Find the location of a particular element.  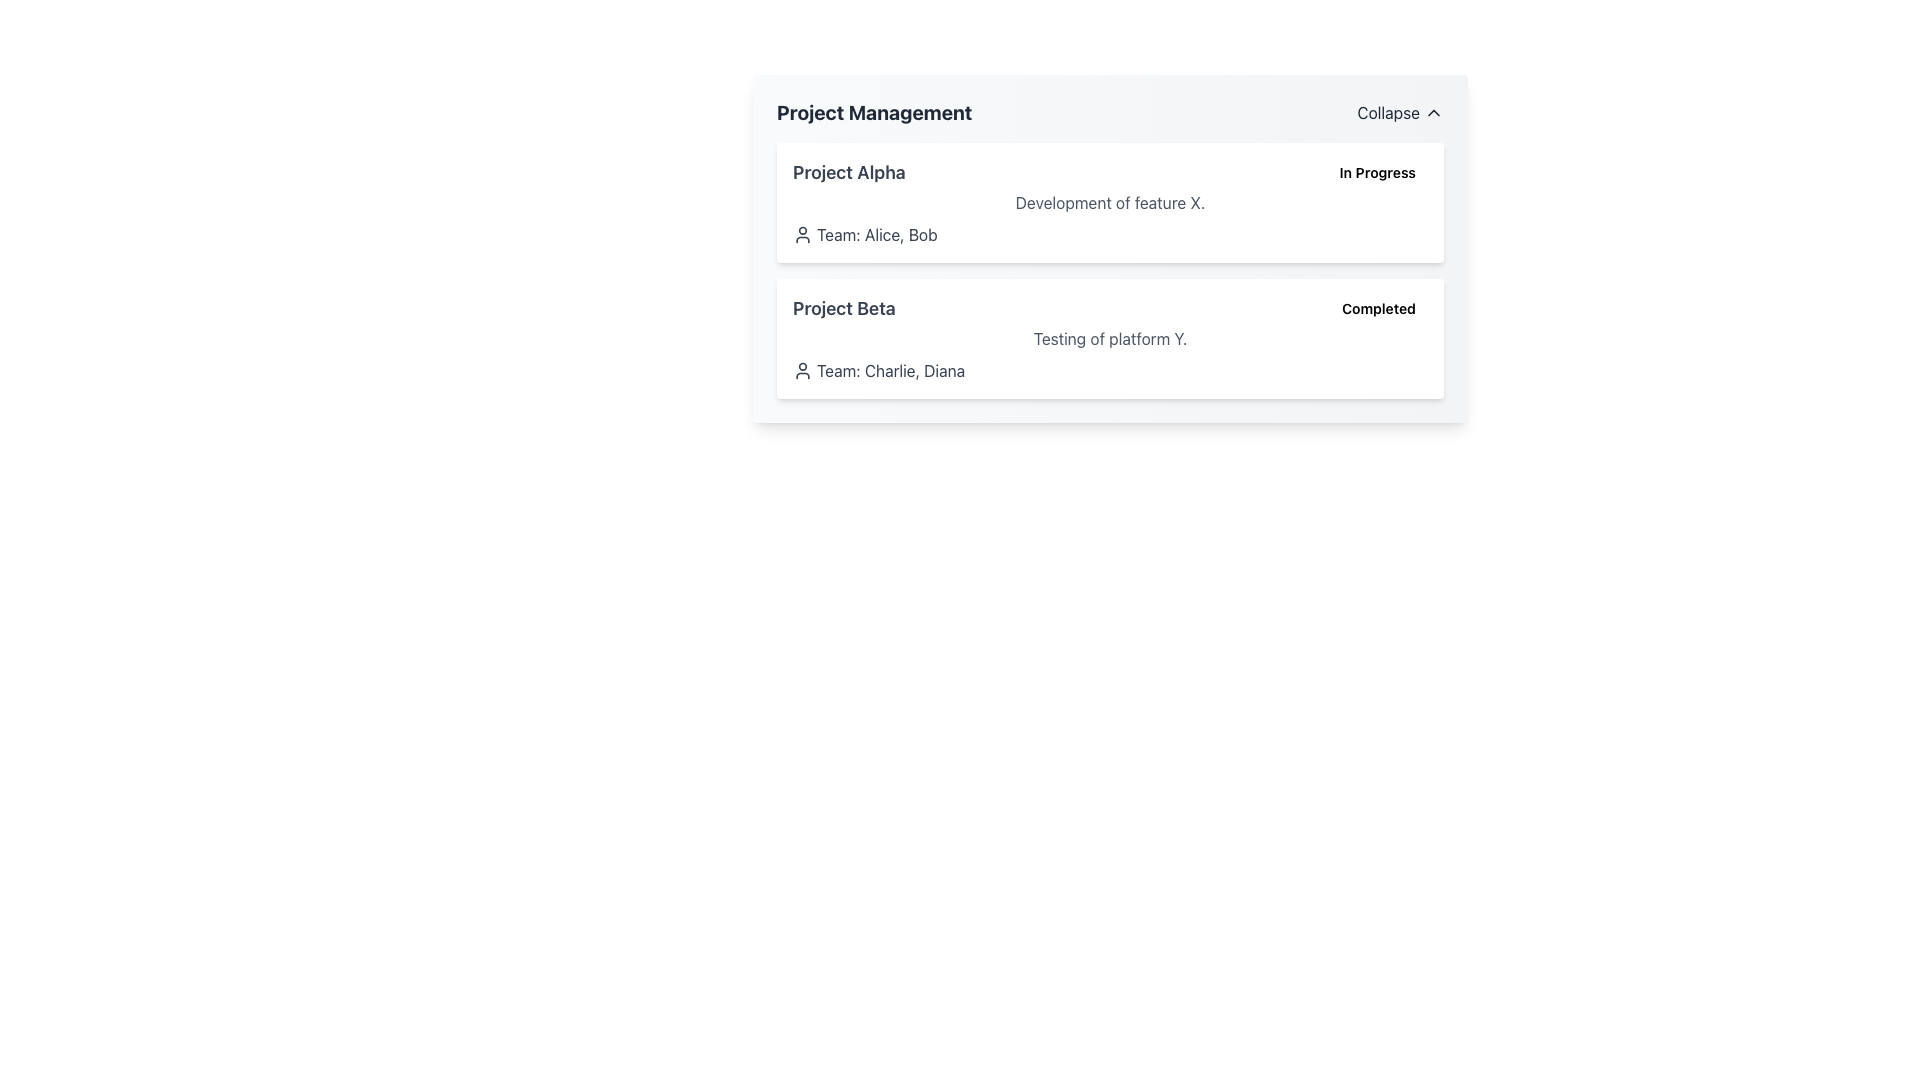

the 'Collapse' button located in the top-right corner of the 'Project Management' section is located at coordinates (1399, 112).